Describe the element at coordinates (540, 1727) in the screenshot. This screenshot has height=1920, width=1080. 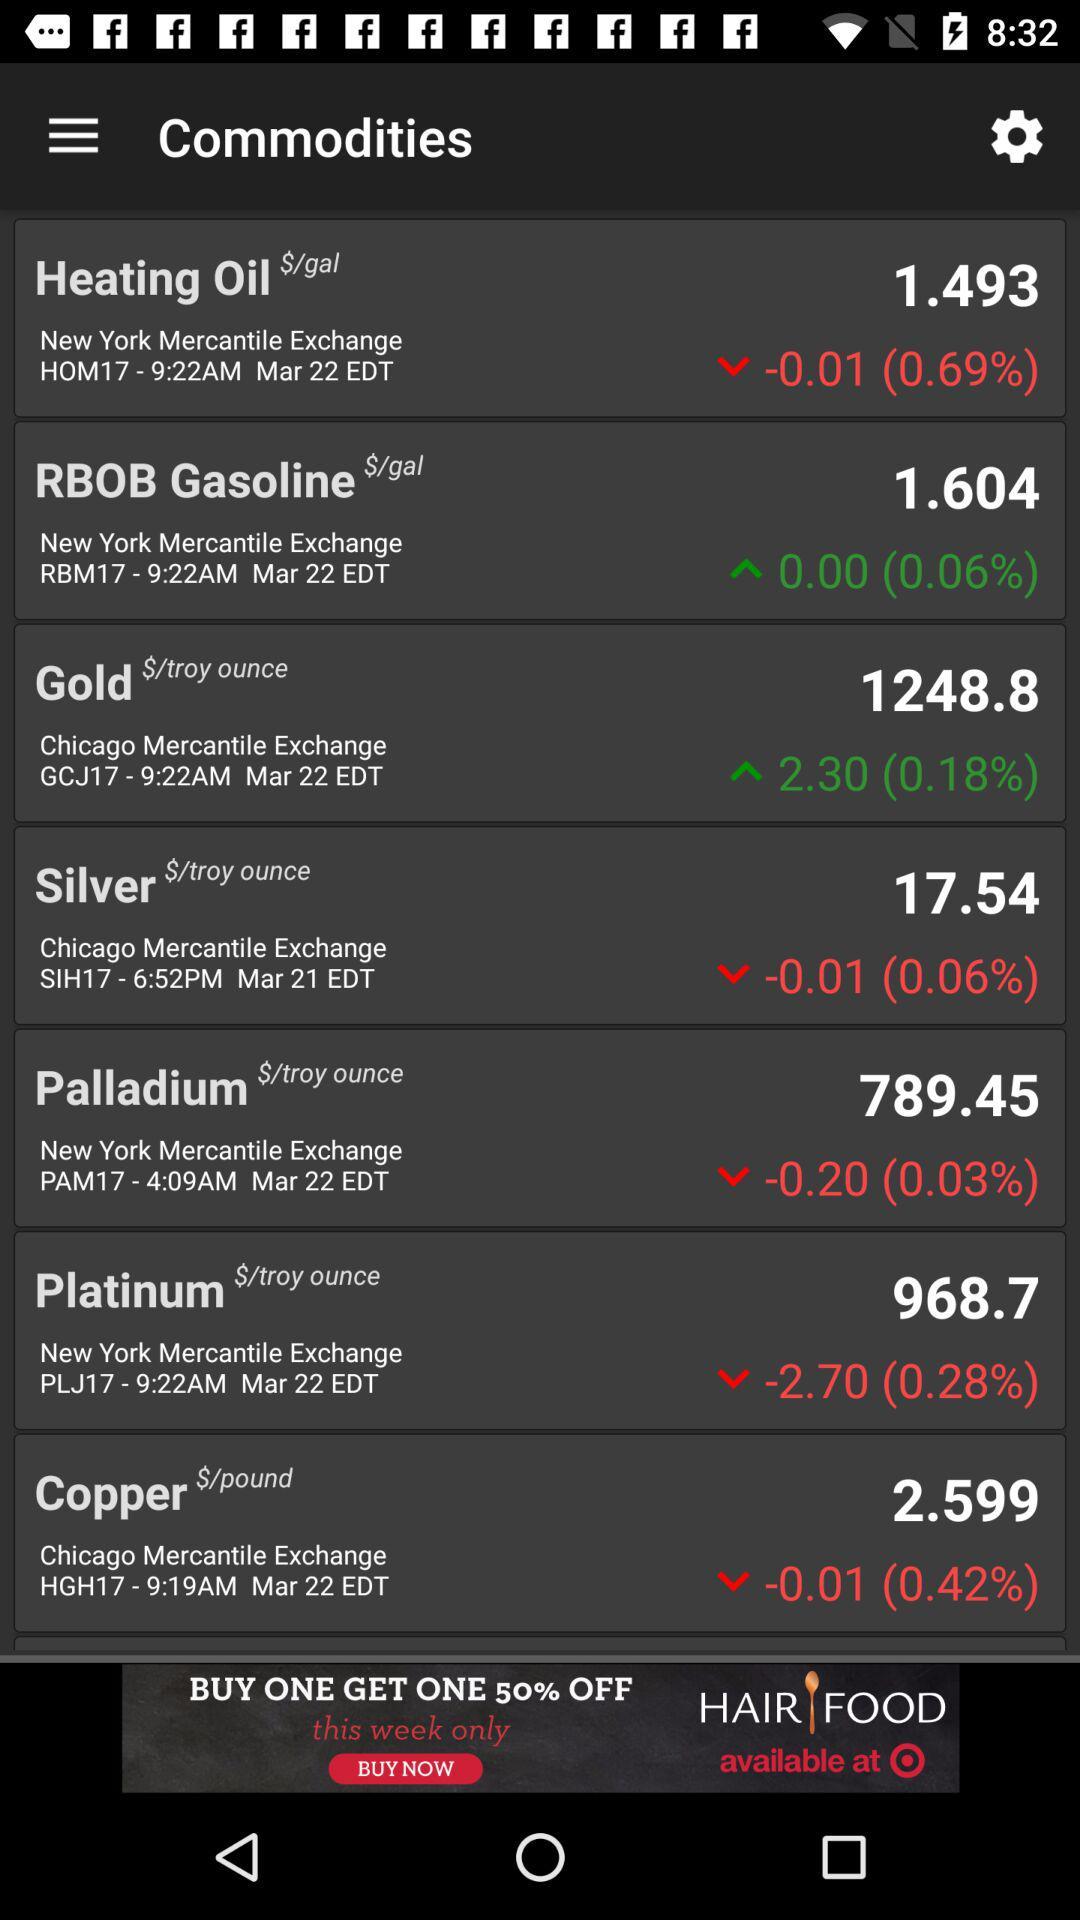
I see `open advertisement` at that location.